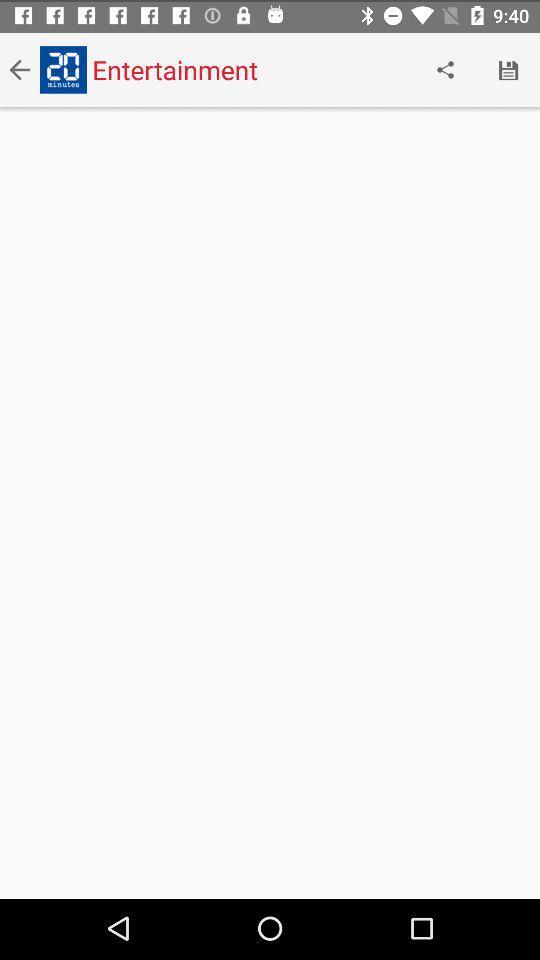 The image size is (540, 960). Describe the element at coordinates (445, 68) in the screenshot. I see `icon next to entertainment item` at that location.